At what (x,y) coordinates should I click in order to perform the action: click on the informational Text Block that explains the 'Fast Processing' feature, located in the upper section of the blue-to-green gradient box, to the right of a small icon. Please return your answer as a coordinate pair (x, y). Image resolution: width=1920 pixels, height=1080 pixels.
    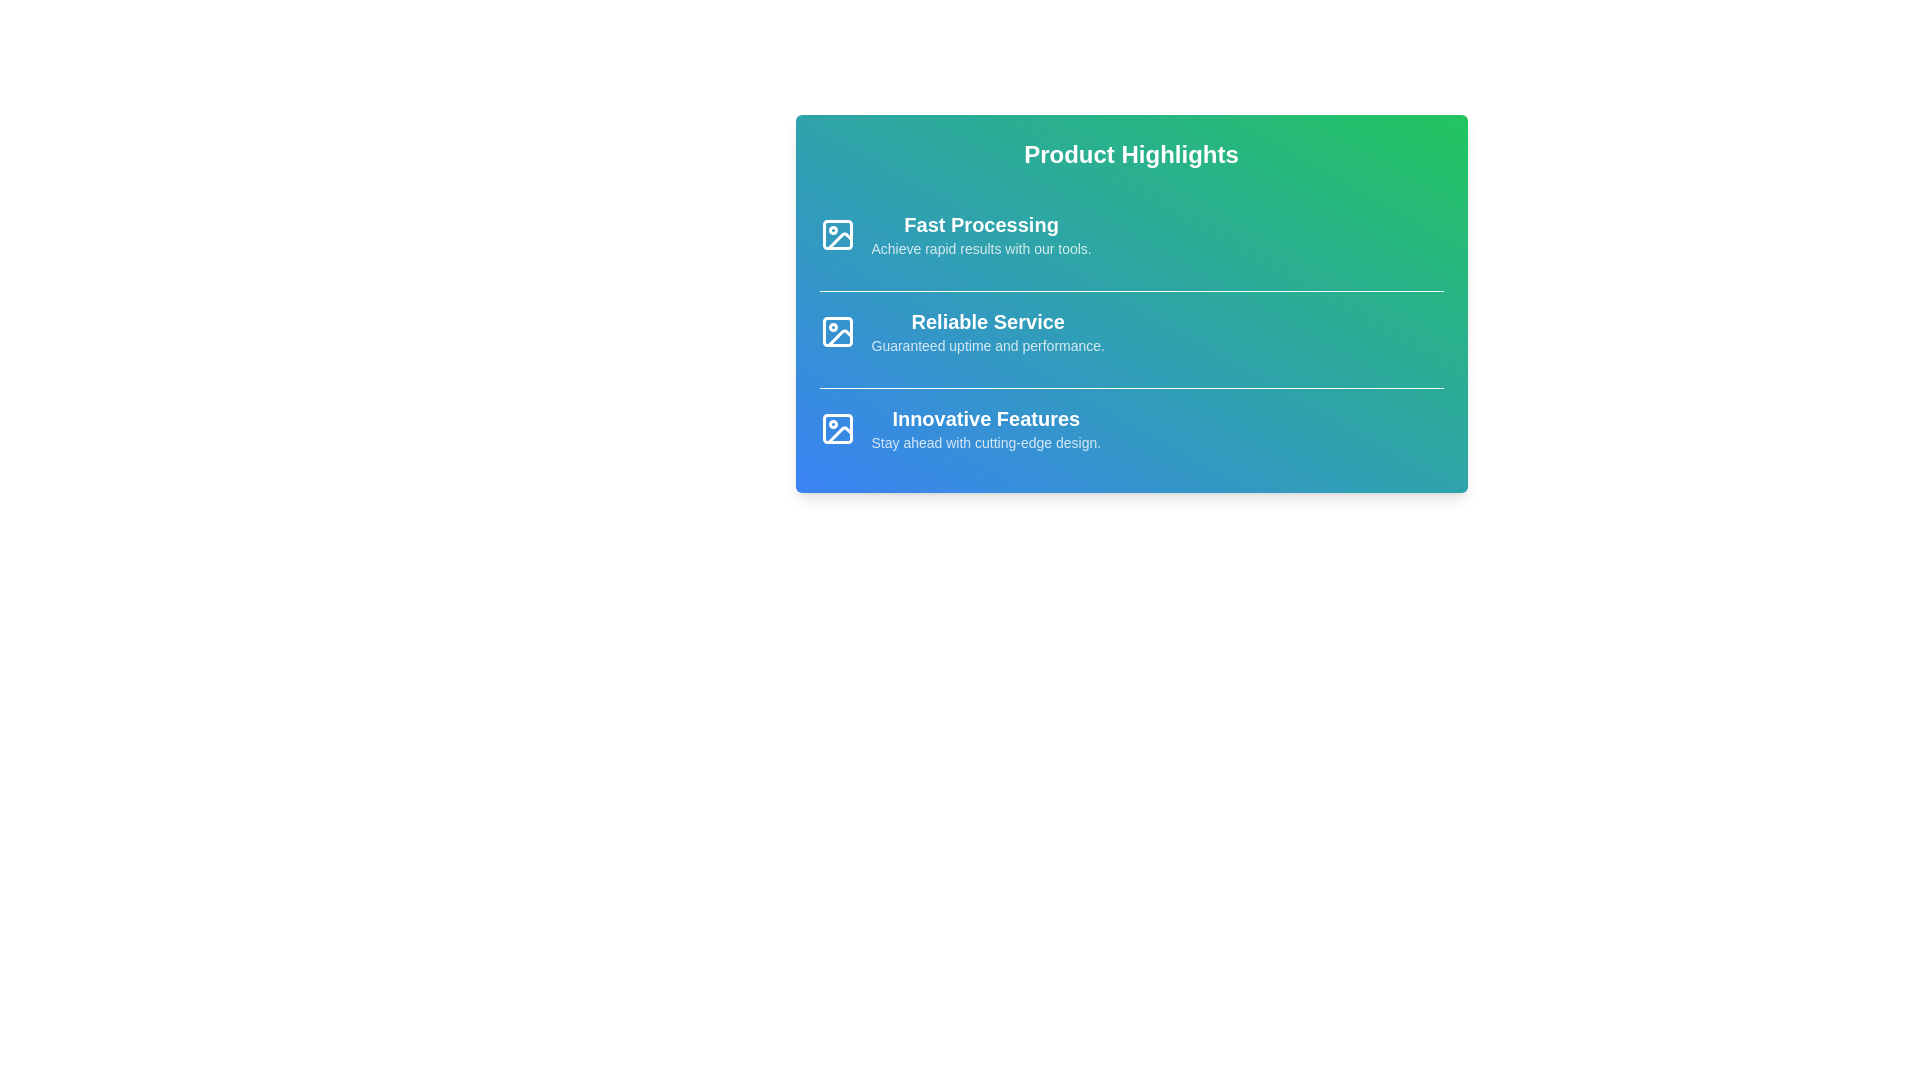
    Looking at the image, I should click on (981, 234).